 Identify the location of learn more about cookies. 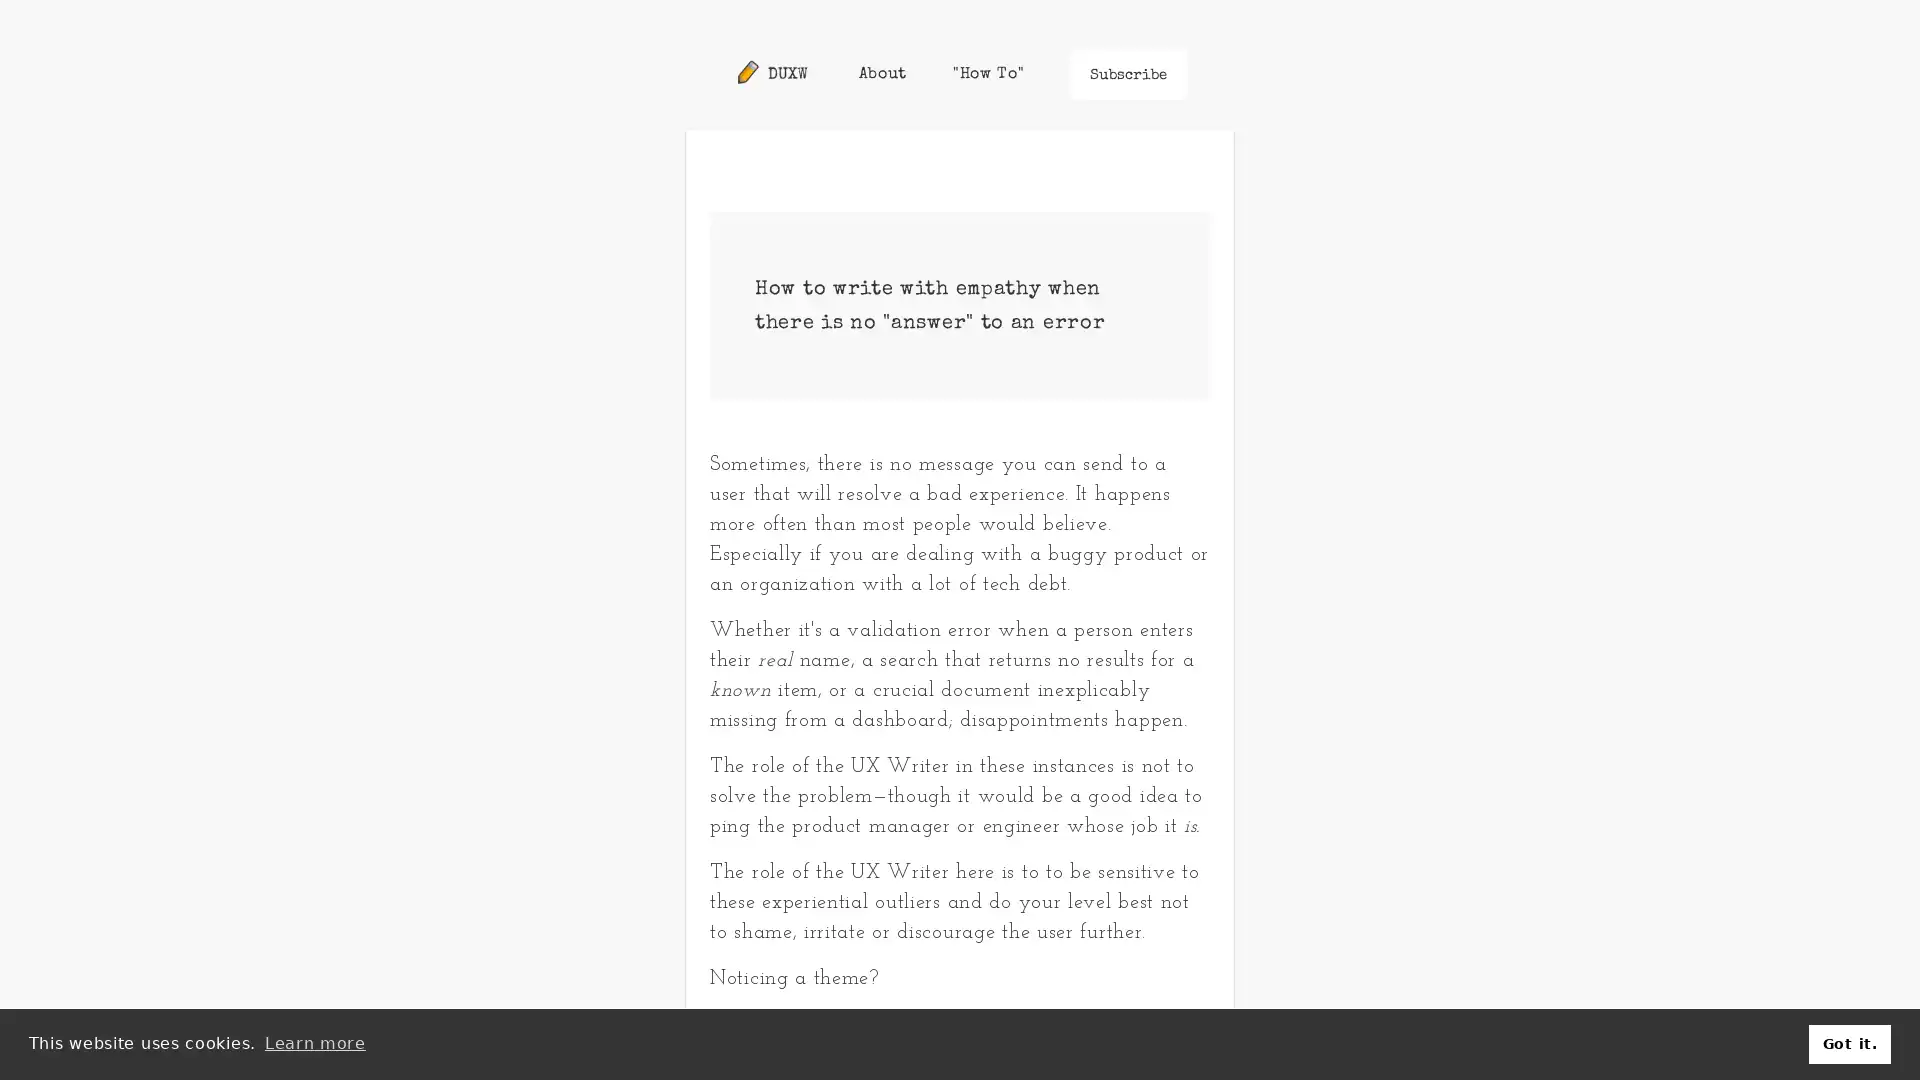
(314, 1043).